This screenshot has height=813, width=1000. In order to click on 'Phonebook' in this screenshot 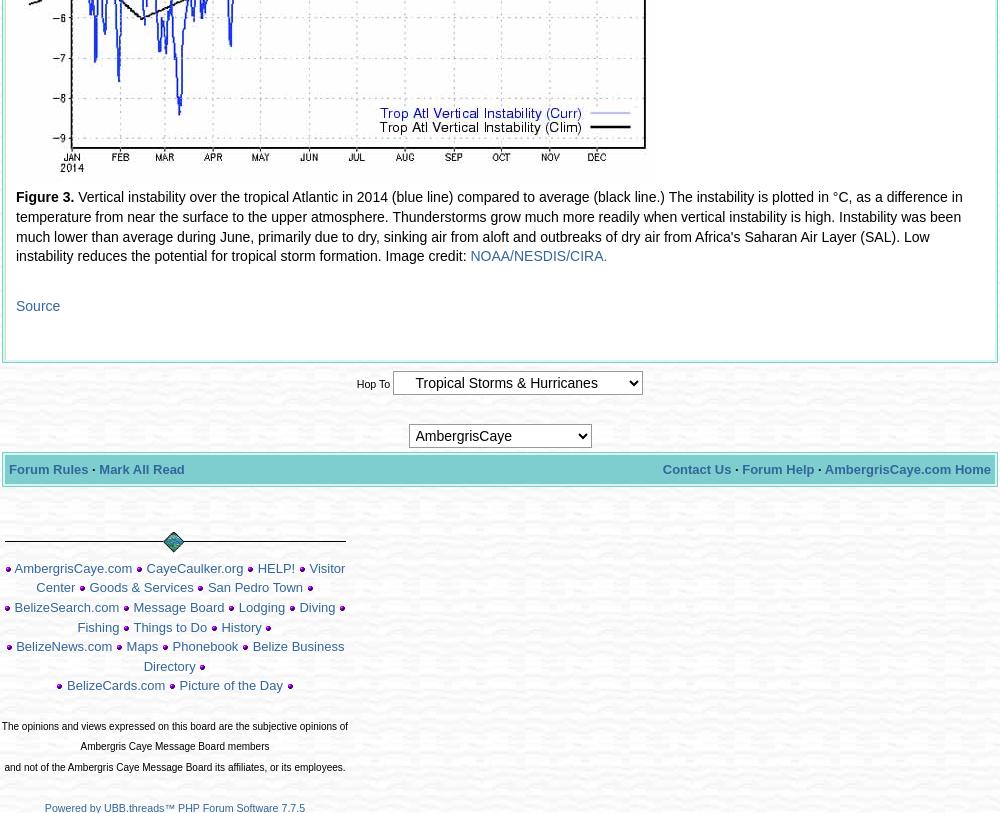, I will do `click(172, 646)`.